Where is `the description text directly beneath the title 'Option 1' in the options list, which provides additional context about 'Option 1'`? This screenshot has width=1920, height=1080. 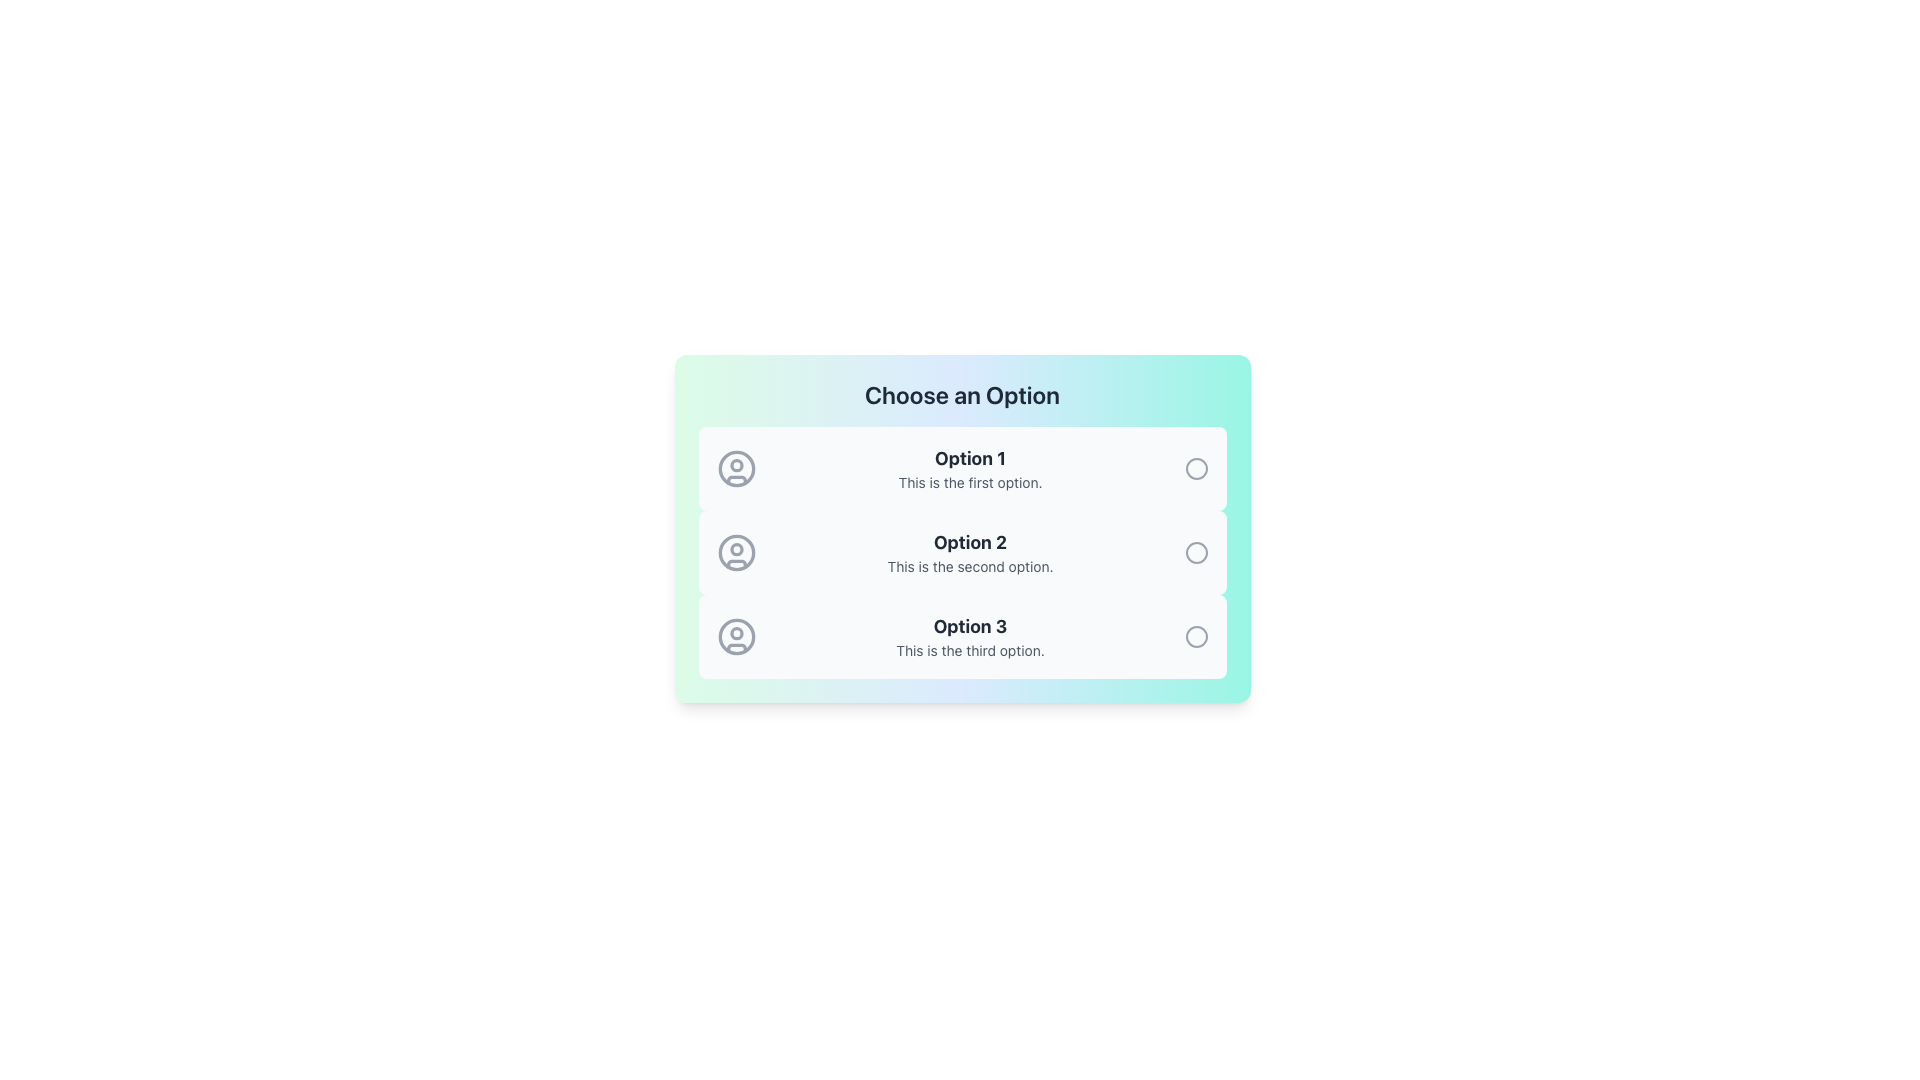
the description text directly beneath the title 'Option 1' in the options list, which provides additional context about 'Option 1' is located at coordinates (970, 482).